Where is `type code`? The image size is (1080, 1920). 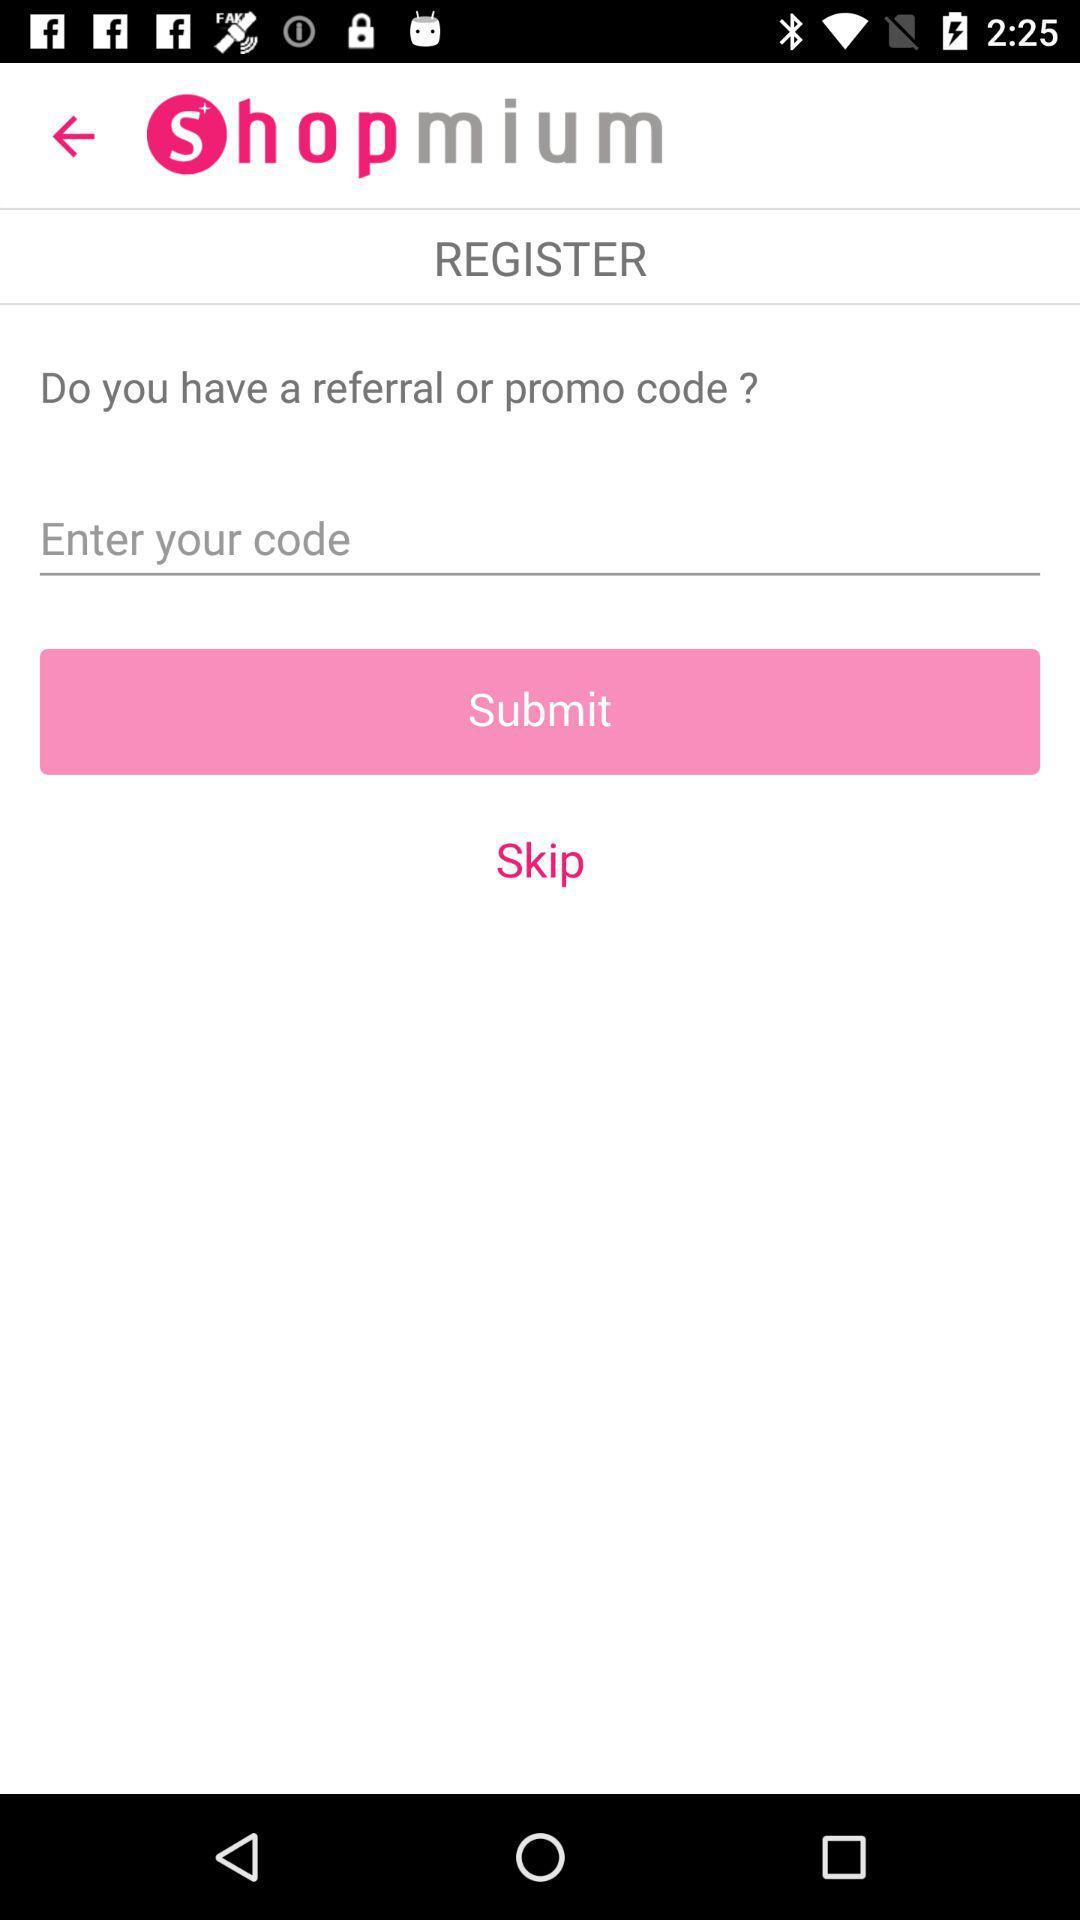 type code is located at coordinates (540, 531).